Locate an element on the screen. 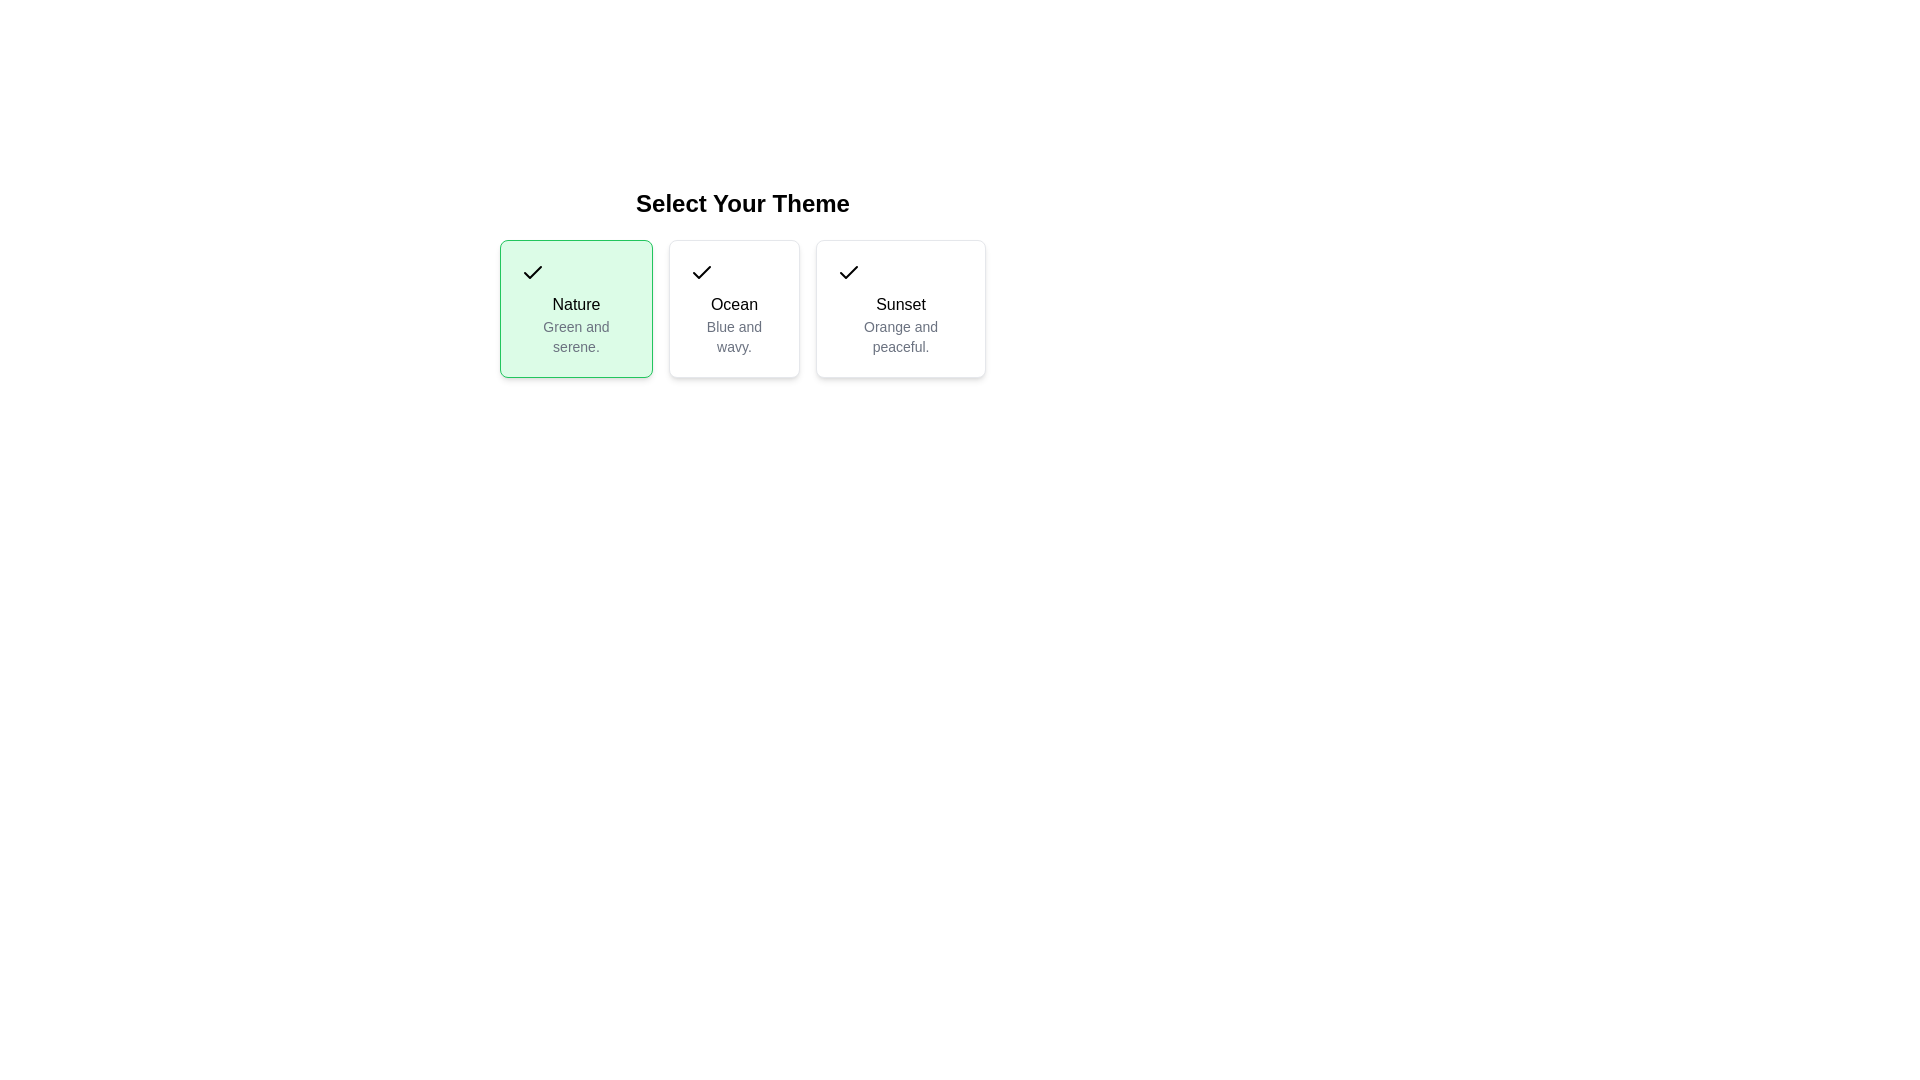 The width and height of the screenshot is (1920, 1080). the SVG checkmark icon that indicates the selected state within the 'Nature Green and serene.' theme card located in the left section of the page is located at coordinates (532, 272).